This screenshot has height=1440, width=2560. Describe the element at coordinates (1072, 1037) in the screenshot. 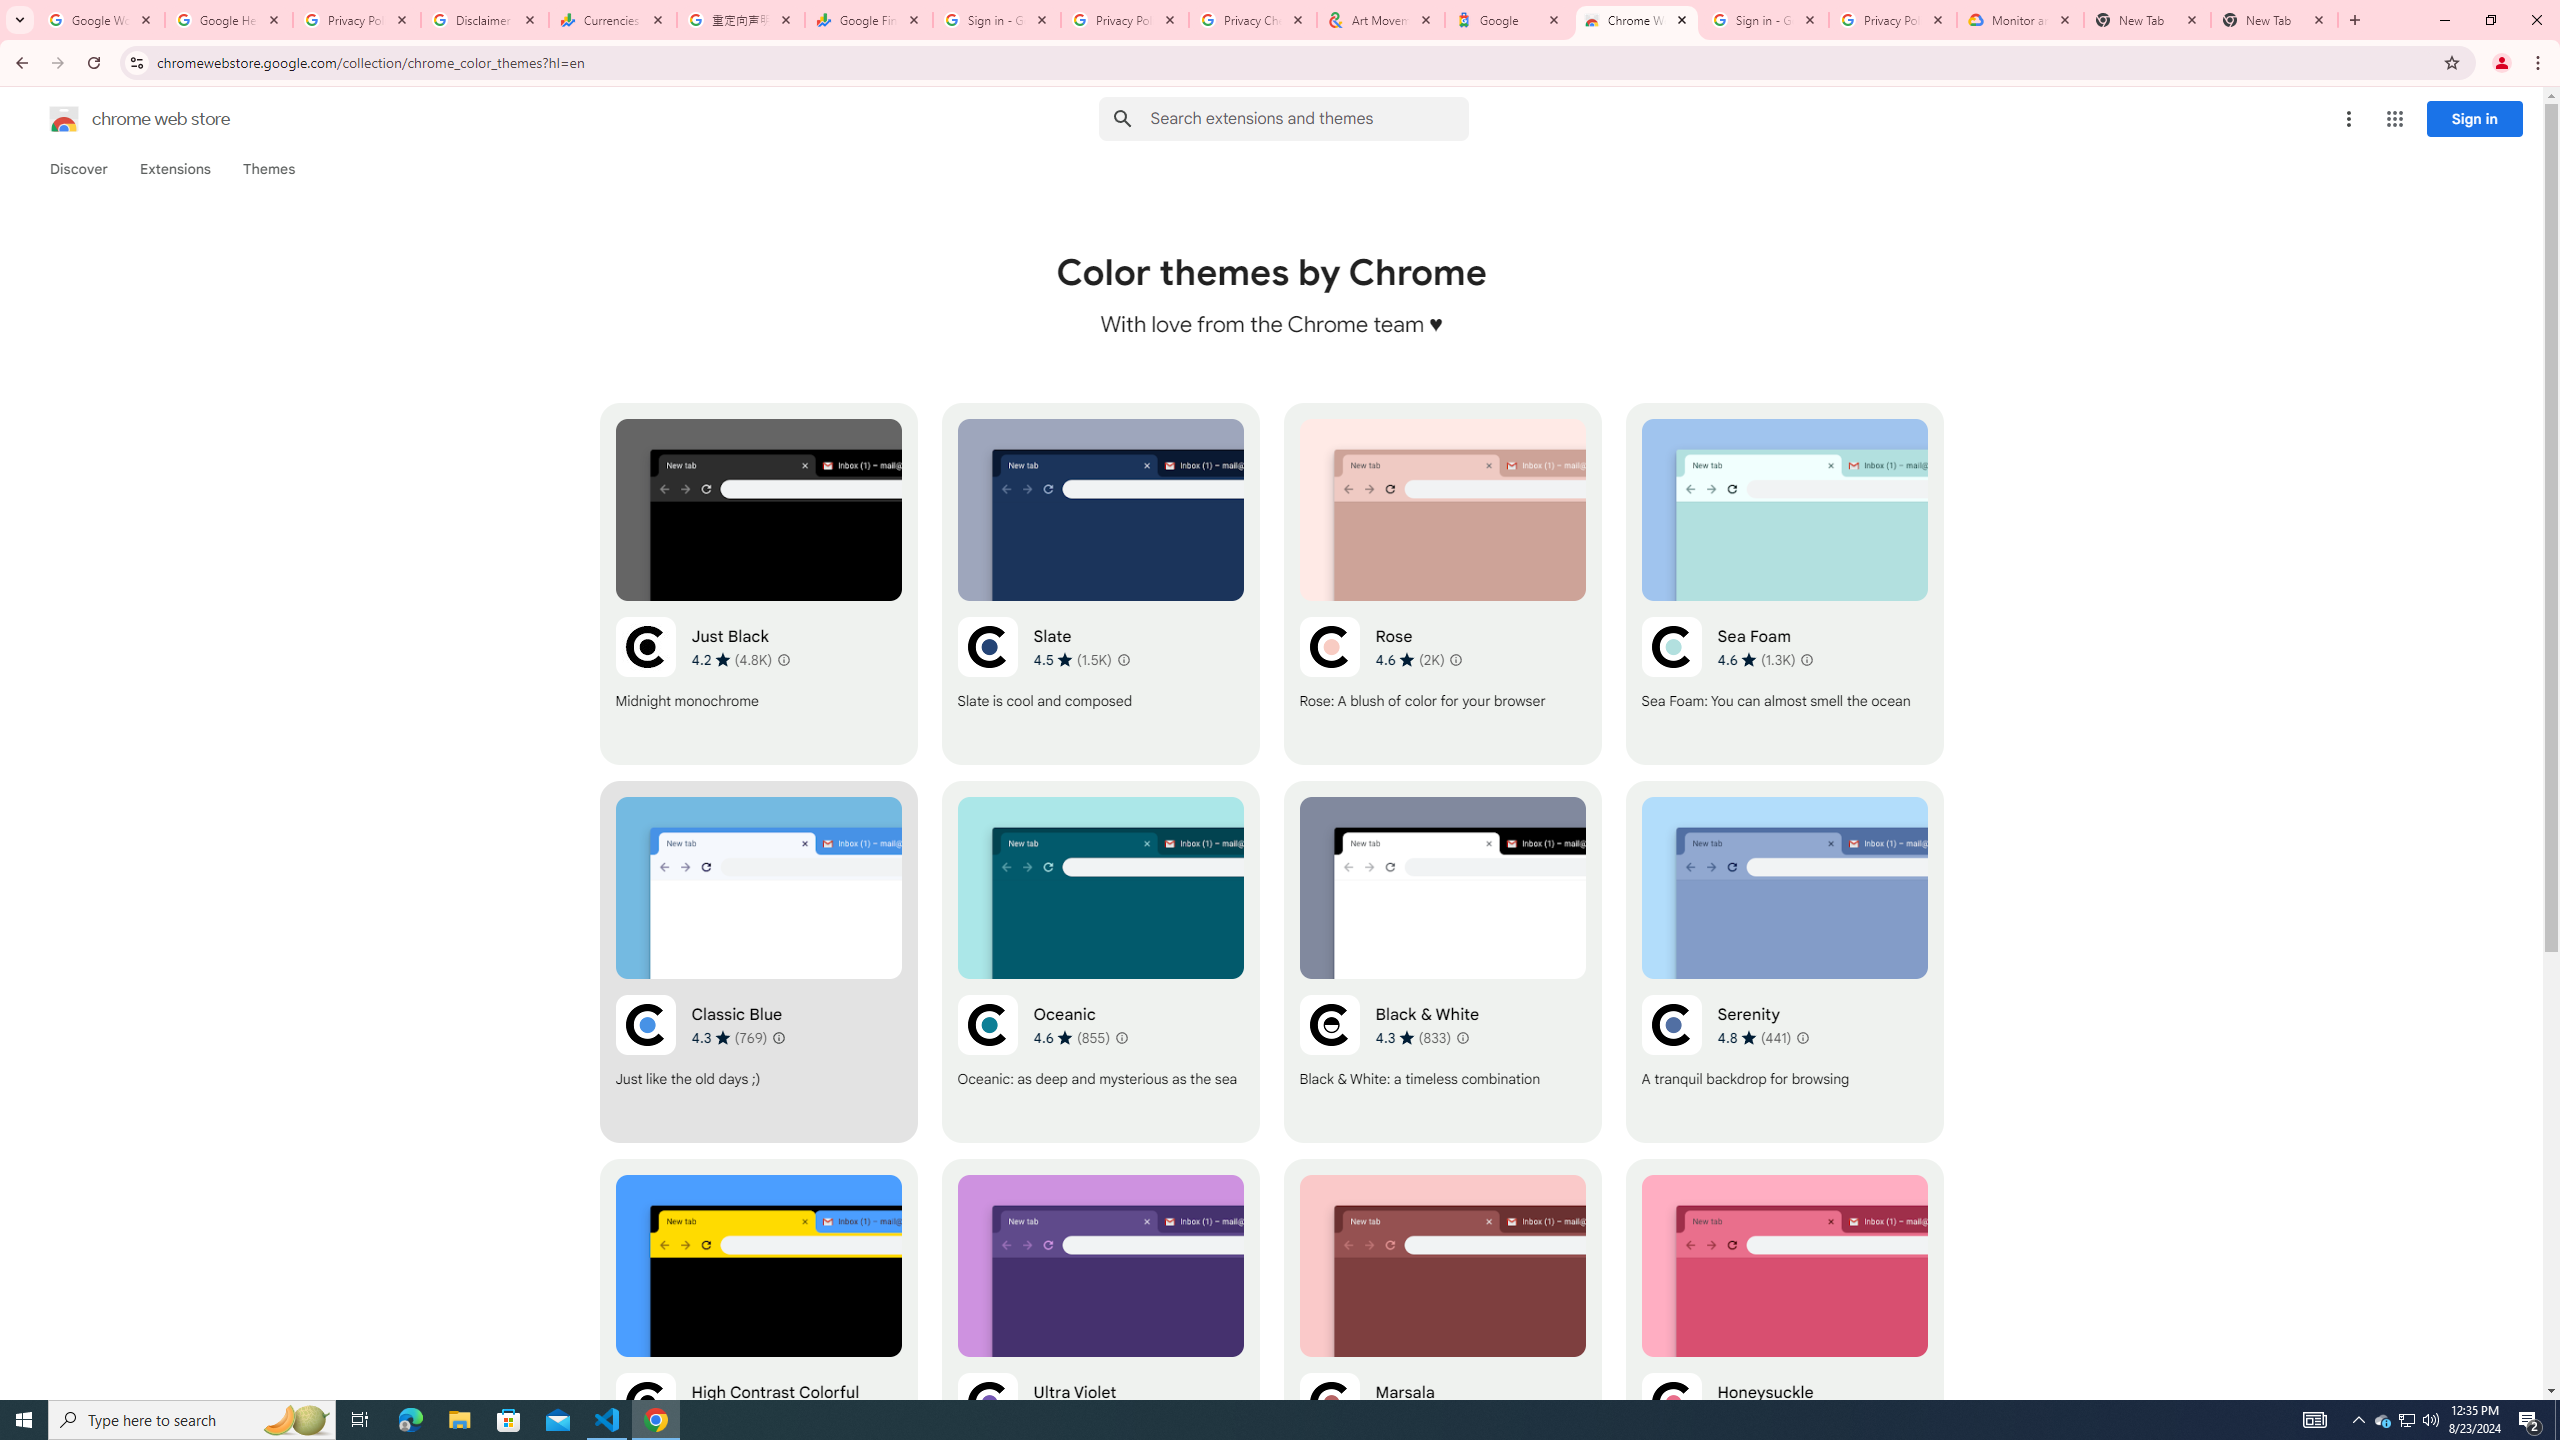

I see `'Average rating 4.6 out of 5 stars. 855 ratings.'` at that location.